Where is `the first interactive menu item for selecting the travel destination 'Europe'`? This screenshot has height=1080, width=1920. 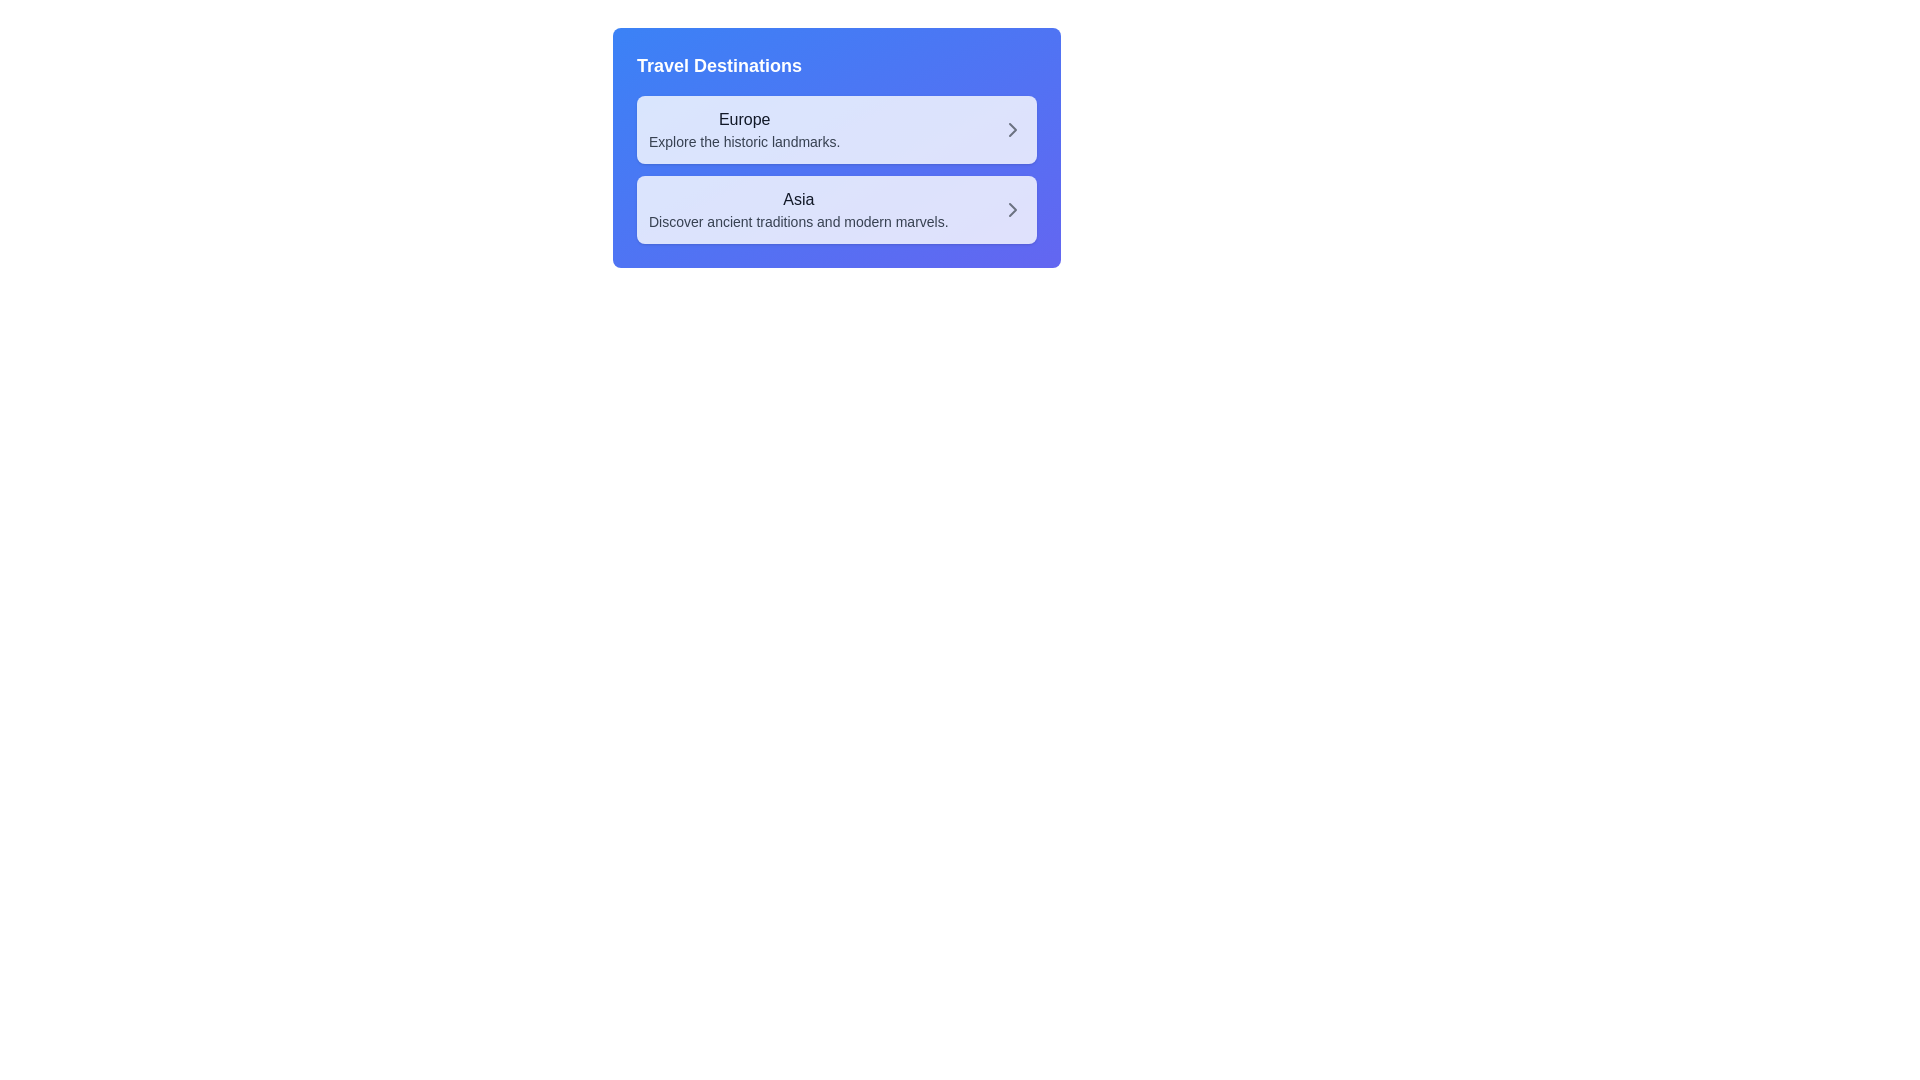 the first interactive menu item for selecting the travel destination 'Europe' is located at coordinates (836, 130).